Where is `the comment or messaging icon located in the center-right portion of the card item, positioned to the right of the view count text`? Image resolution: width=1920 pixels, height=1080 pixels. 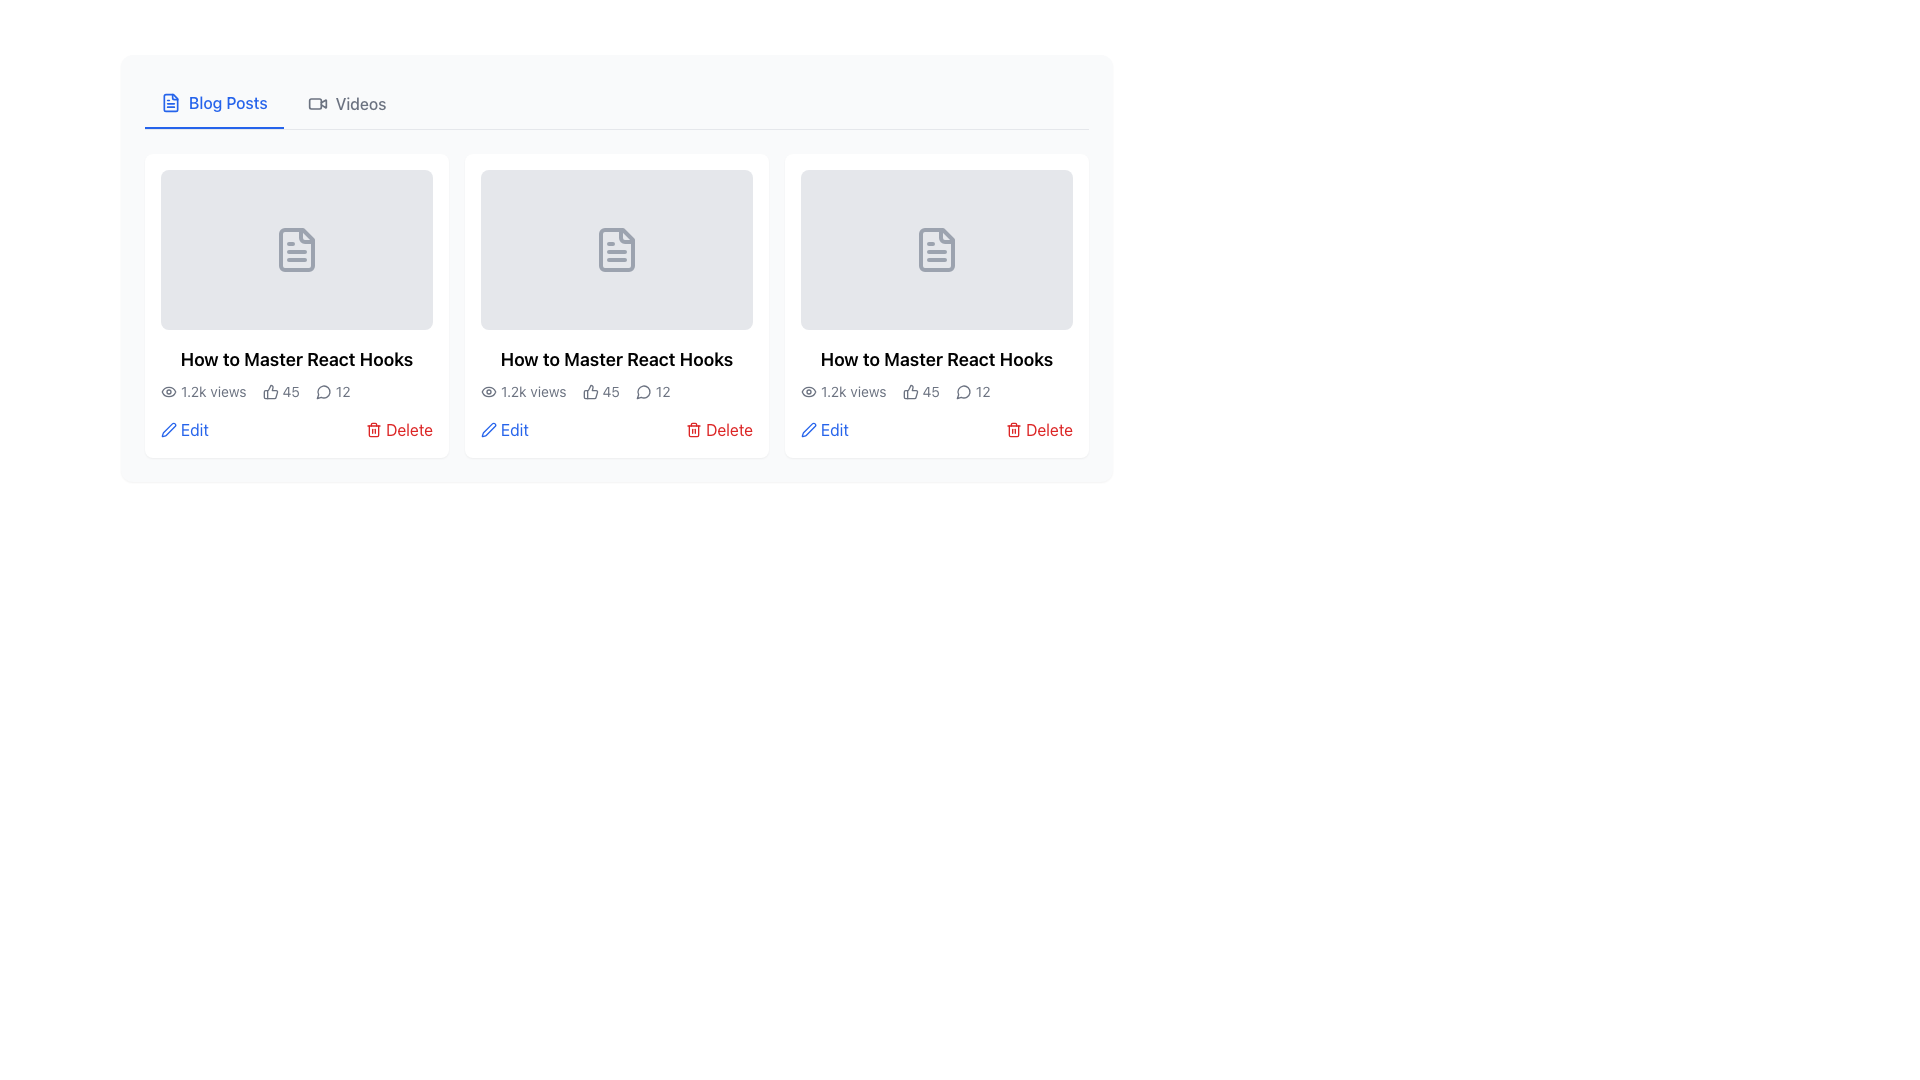 the comment or messaging icon located in the center-right portion of the card item, positioned to the right of the view count text is located at coordinates (323, 392).